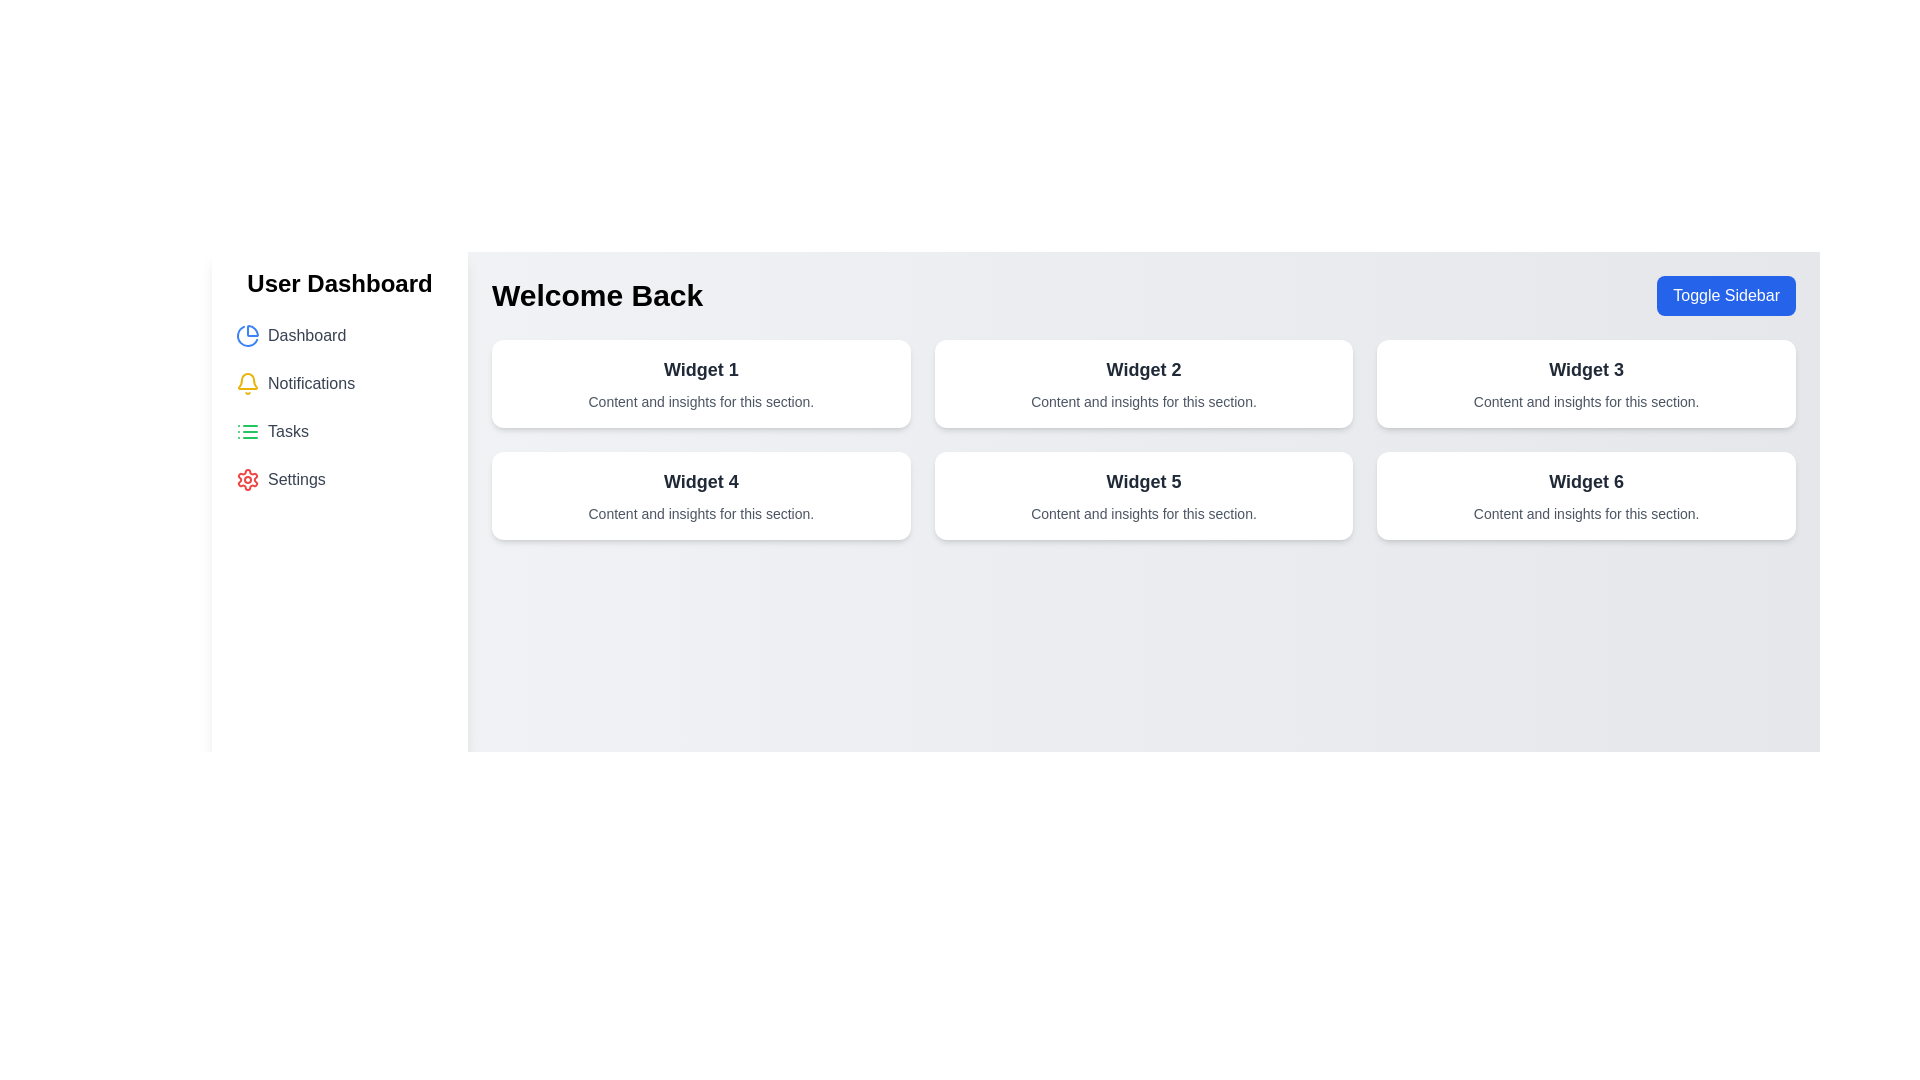 Image resolution: width=1920 pixels, height=1080 pixels. I want to click on text 'Dashboard' from the Text label displayed in gray font within the navigational menu on the left side of the interface, located below 'User Dashboard', so click(306, 334).